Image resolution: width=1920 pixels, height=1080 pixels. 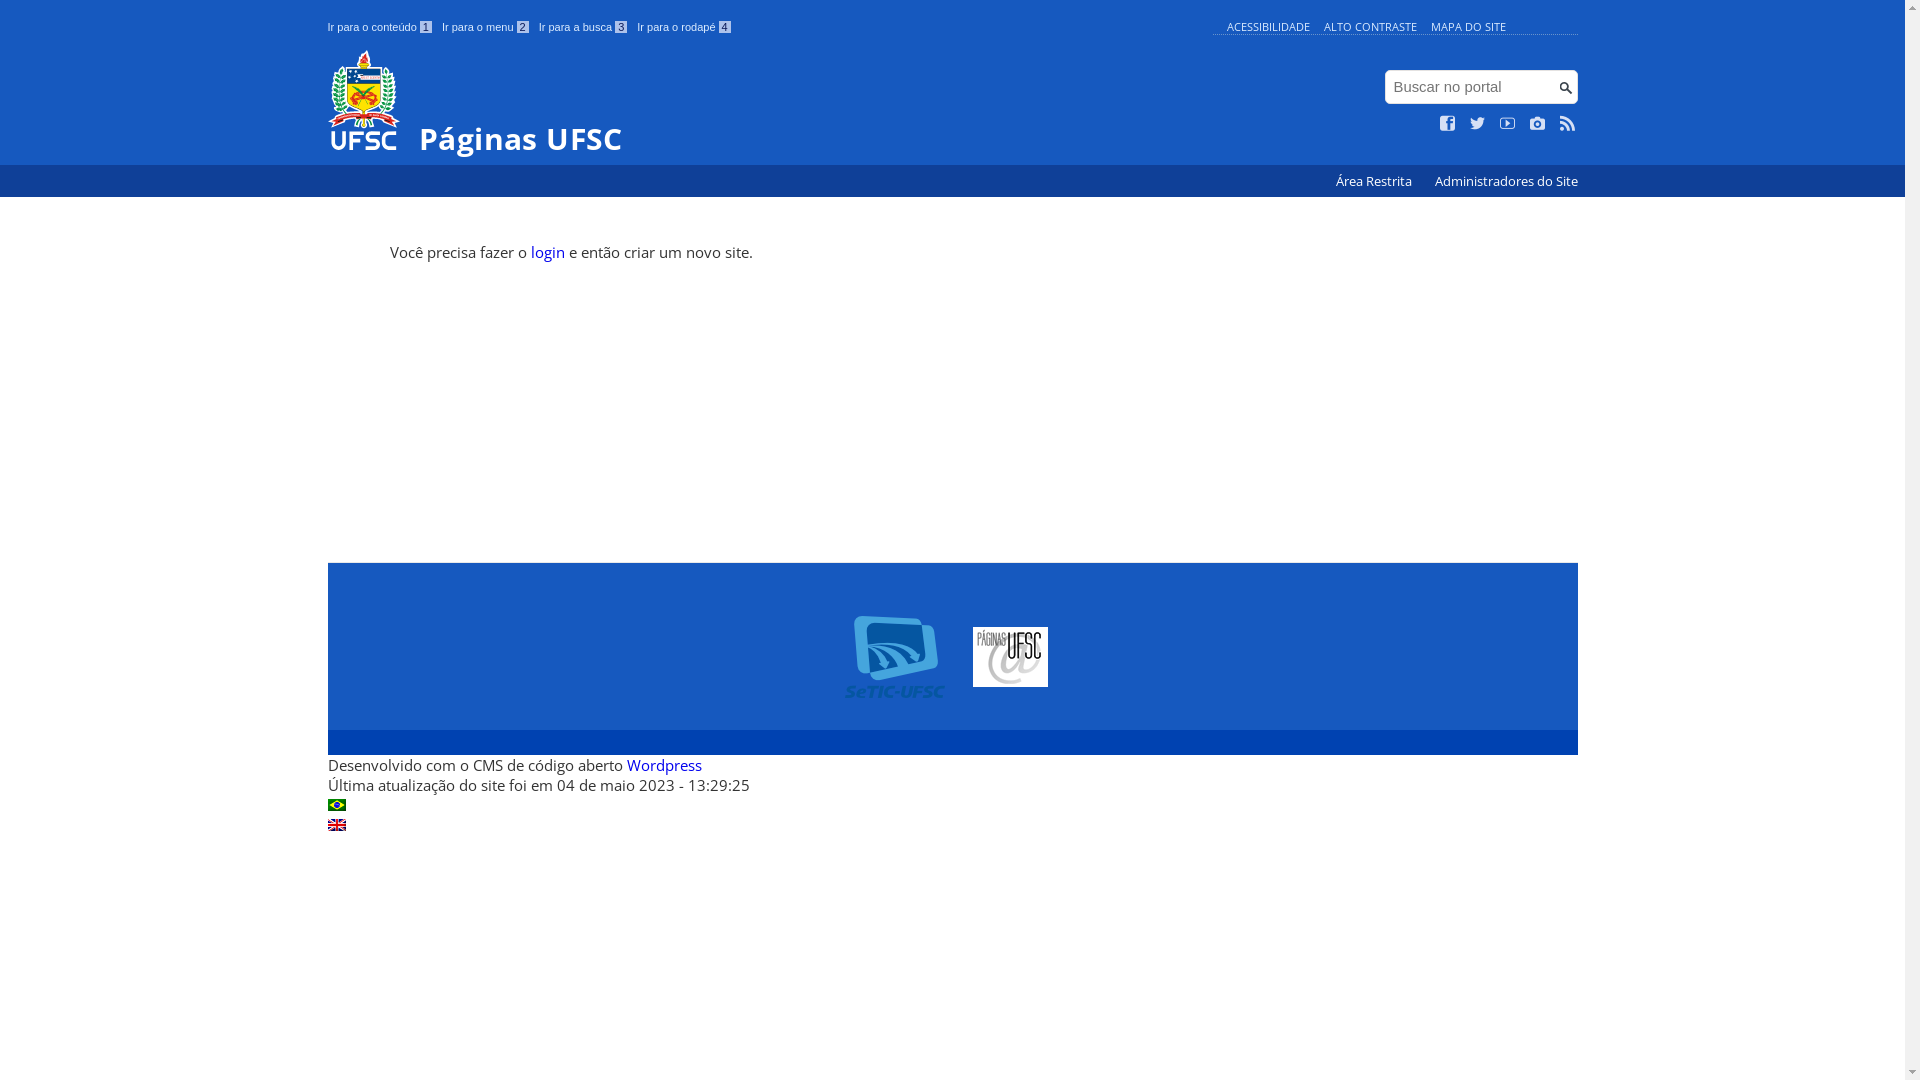 I want to click on 'Veja no Instagram', so click(x=1536, y=123).